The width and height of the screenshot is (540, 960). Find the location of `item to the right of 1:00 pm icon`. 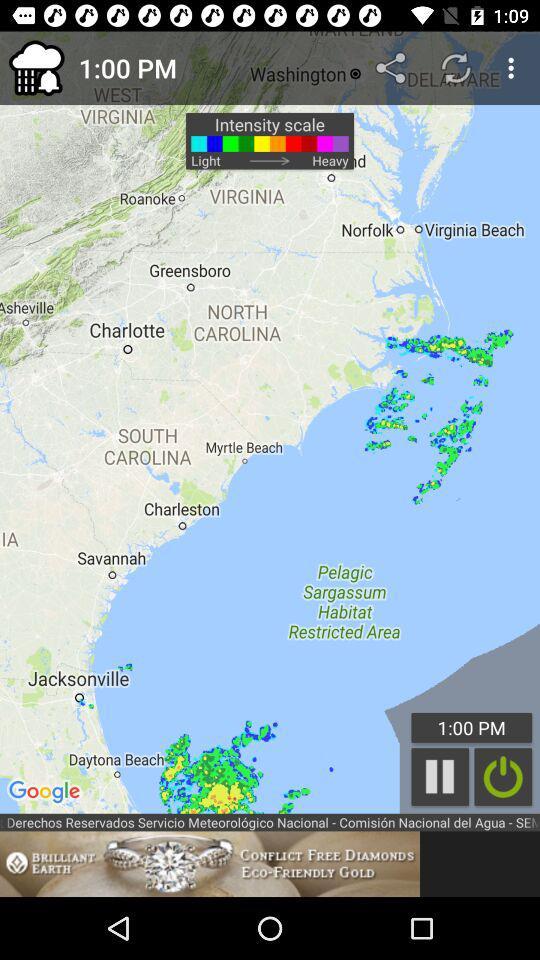

item to the right of 1:00 pm icon is located at coordinates (393, 68).